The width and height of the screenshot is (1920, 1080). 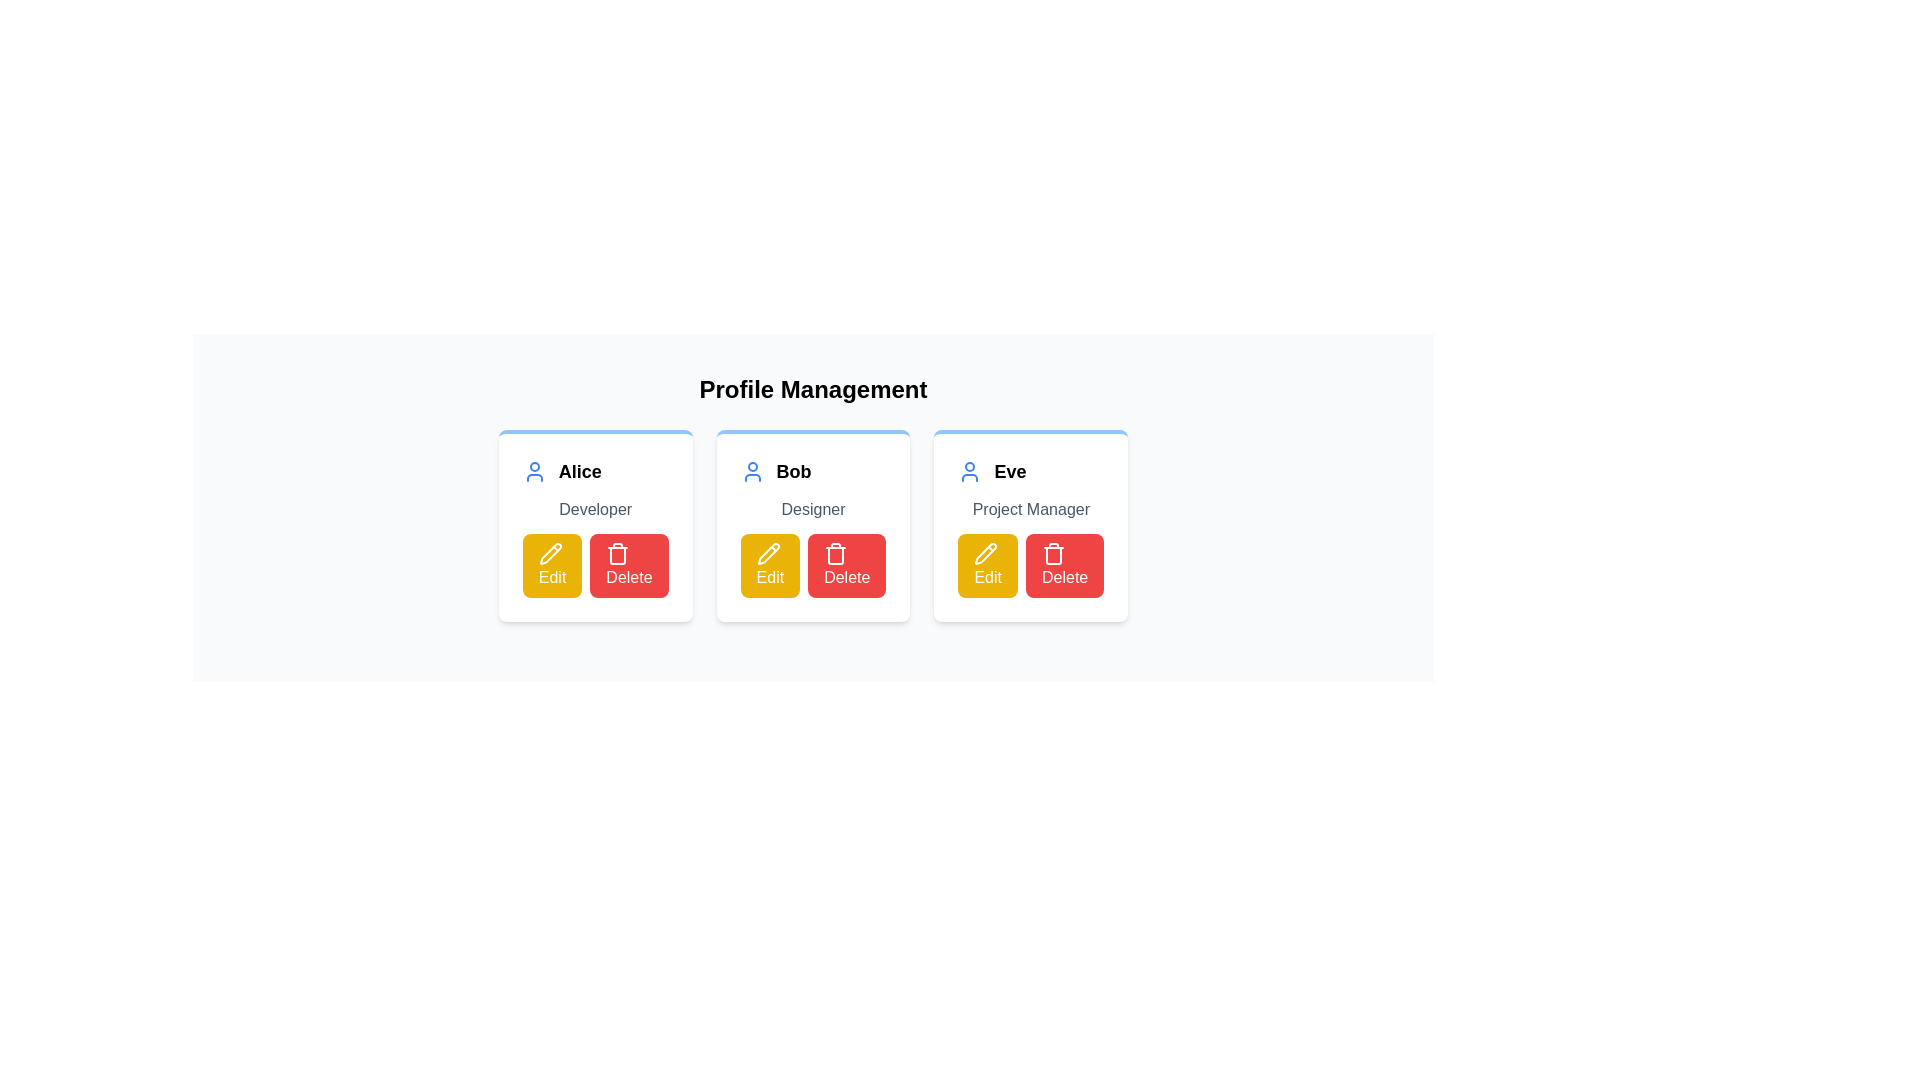 What do you see at coordinates (550, 554) in the screenshot?
I see `the leftmost 'Edit' button under 'Alice's profile in the 'Profile Management' interface to initiate the edit action for her profile` at bounding box center [550, 554].